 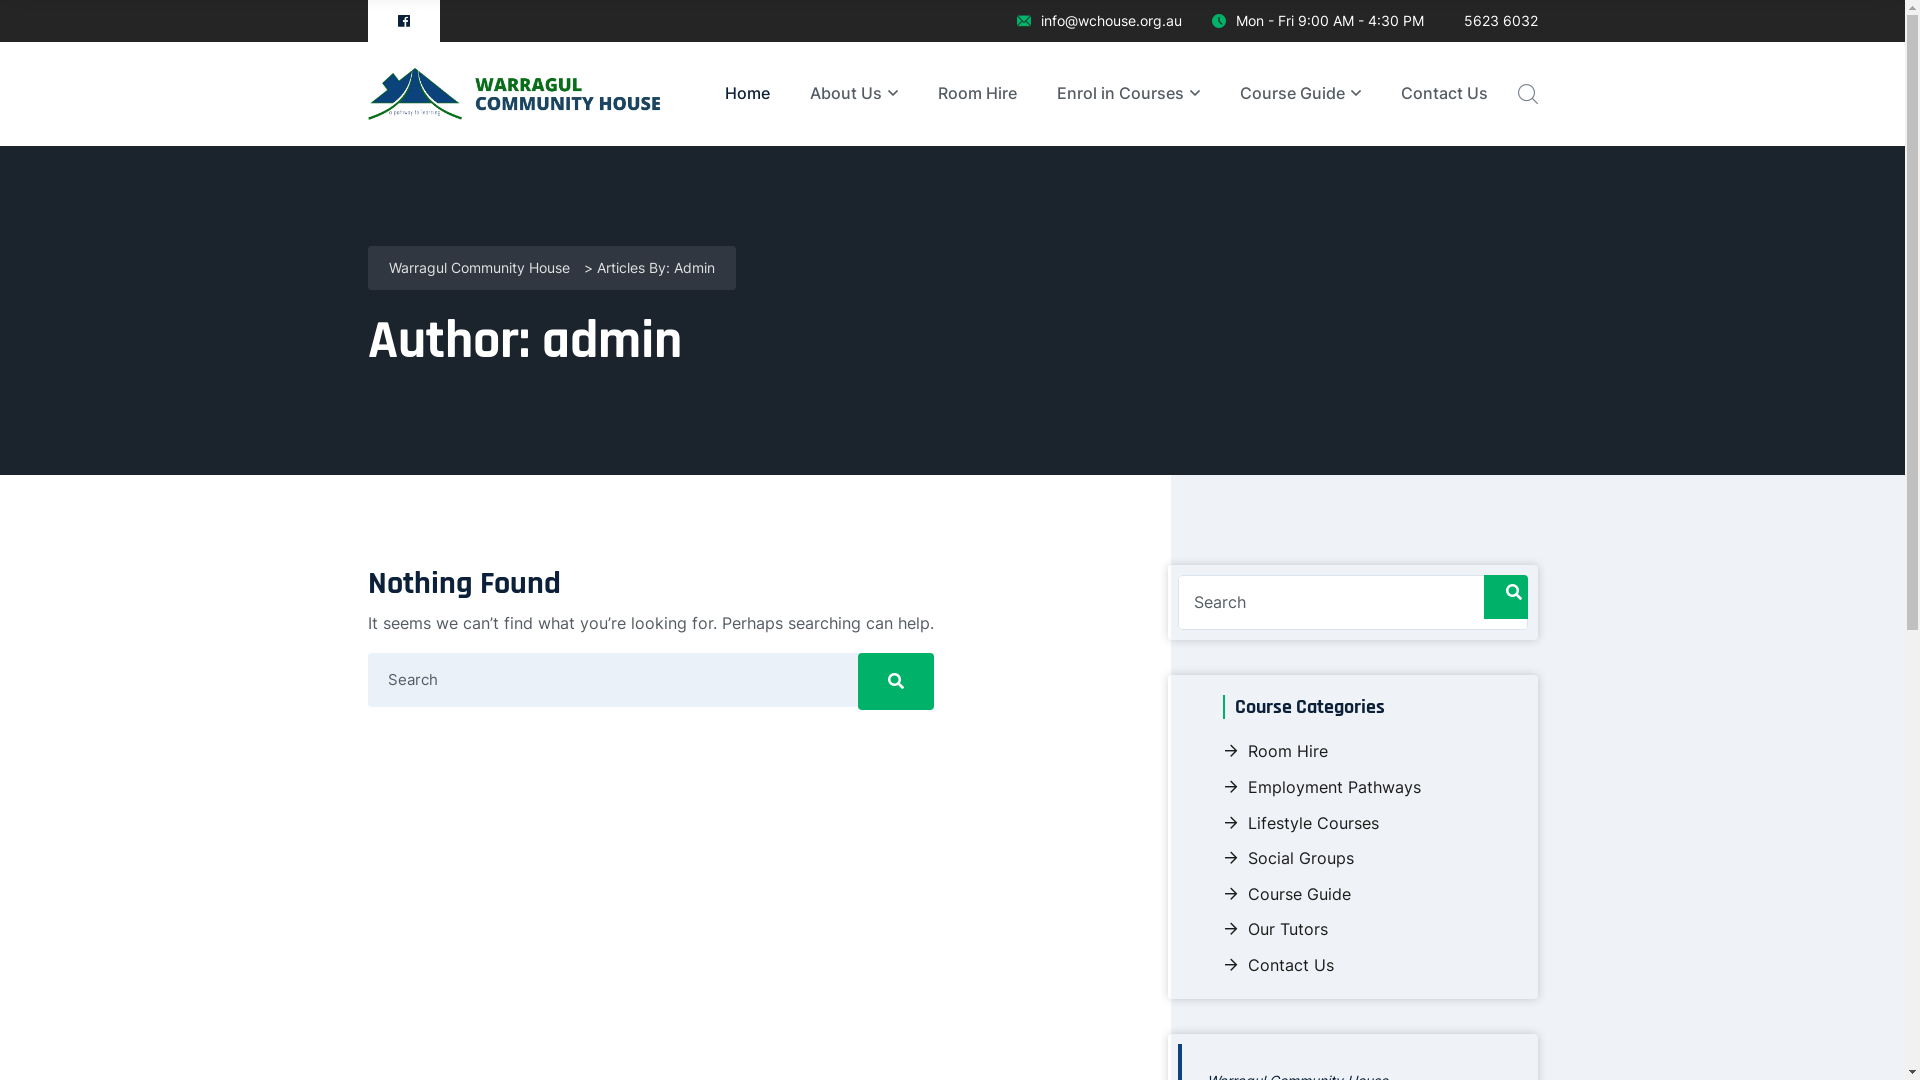 I want to click on 'Home', so click(x=723, y=93).